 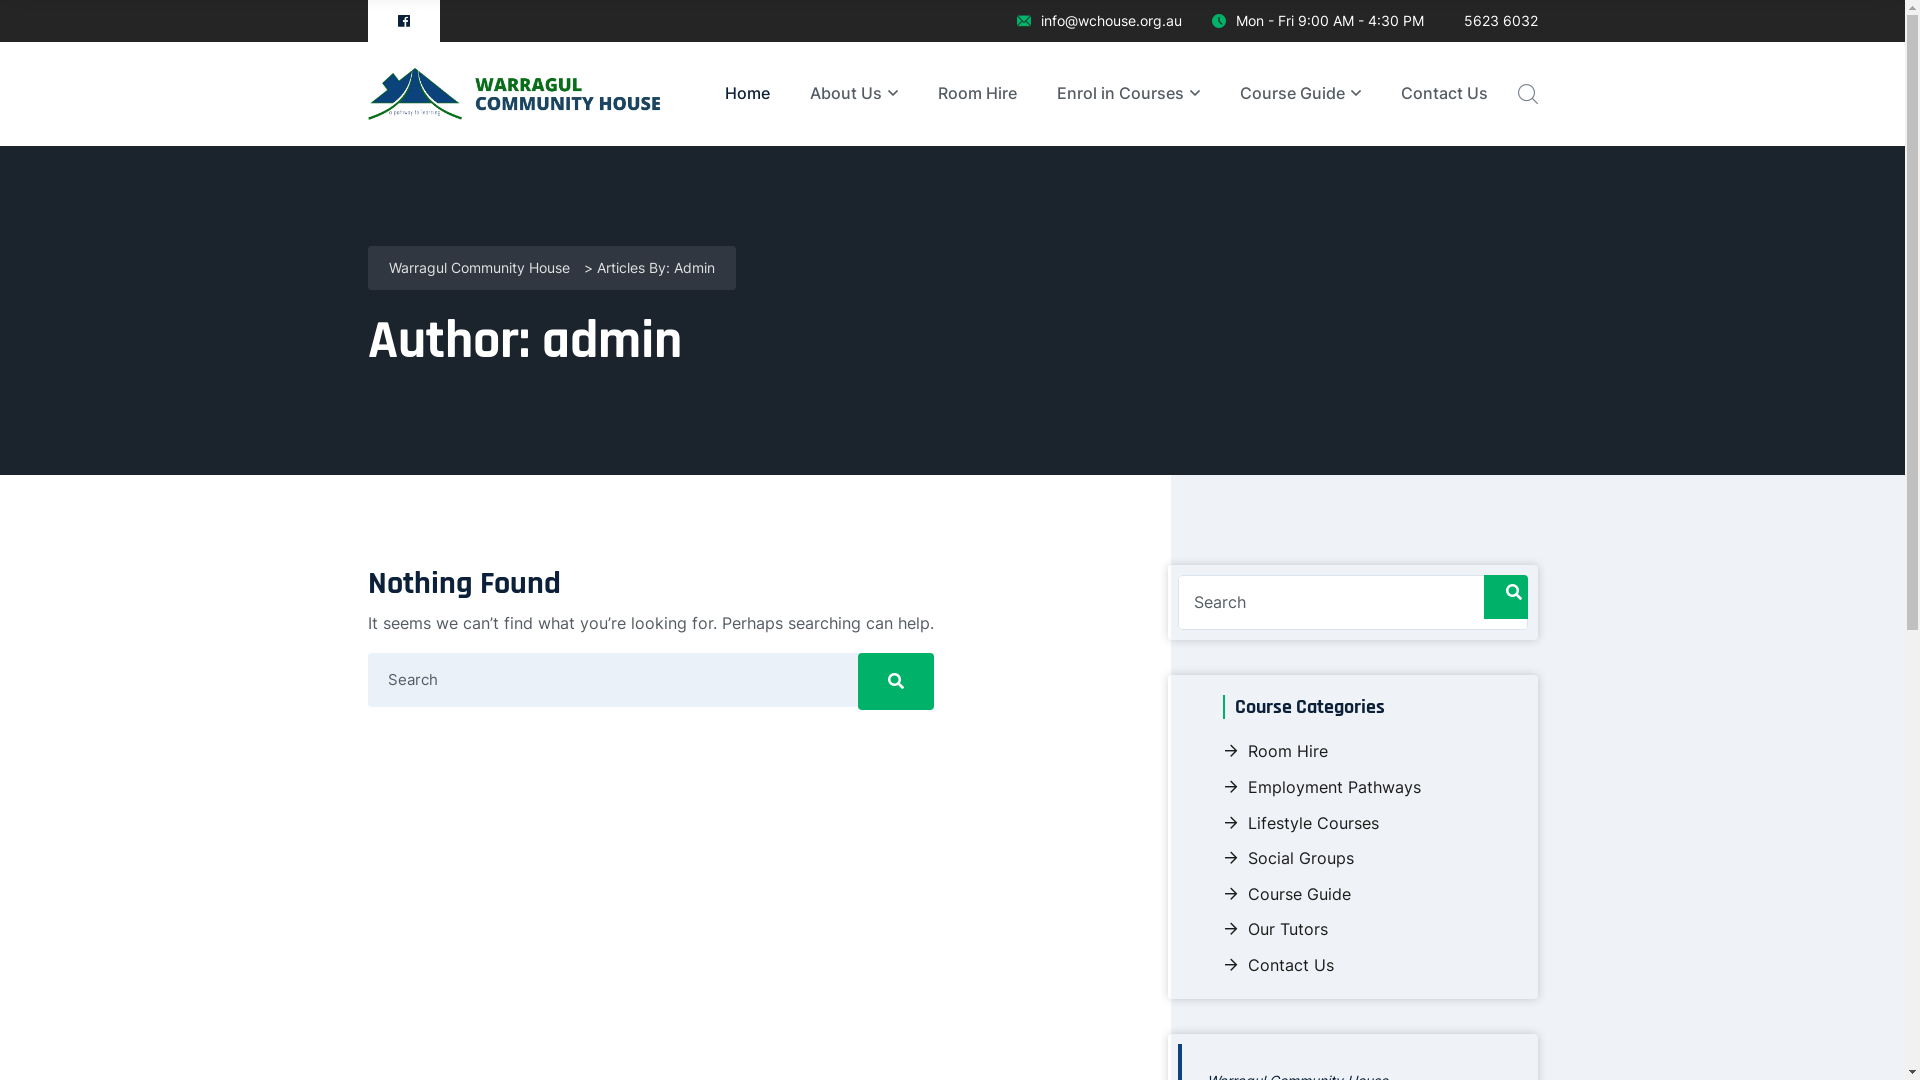 I want to click on 'Home', so click(x=723, y=93).